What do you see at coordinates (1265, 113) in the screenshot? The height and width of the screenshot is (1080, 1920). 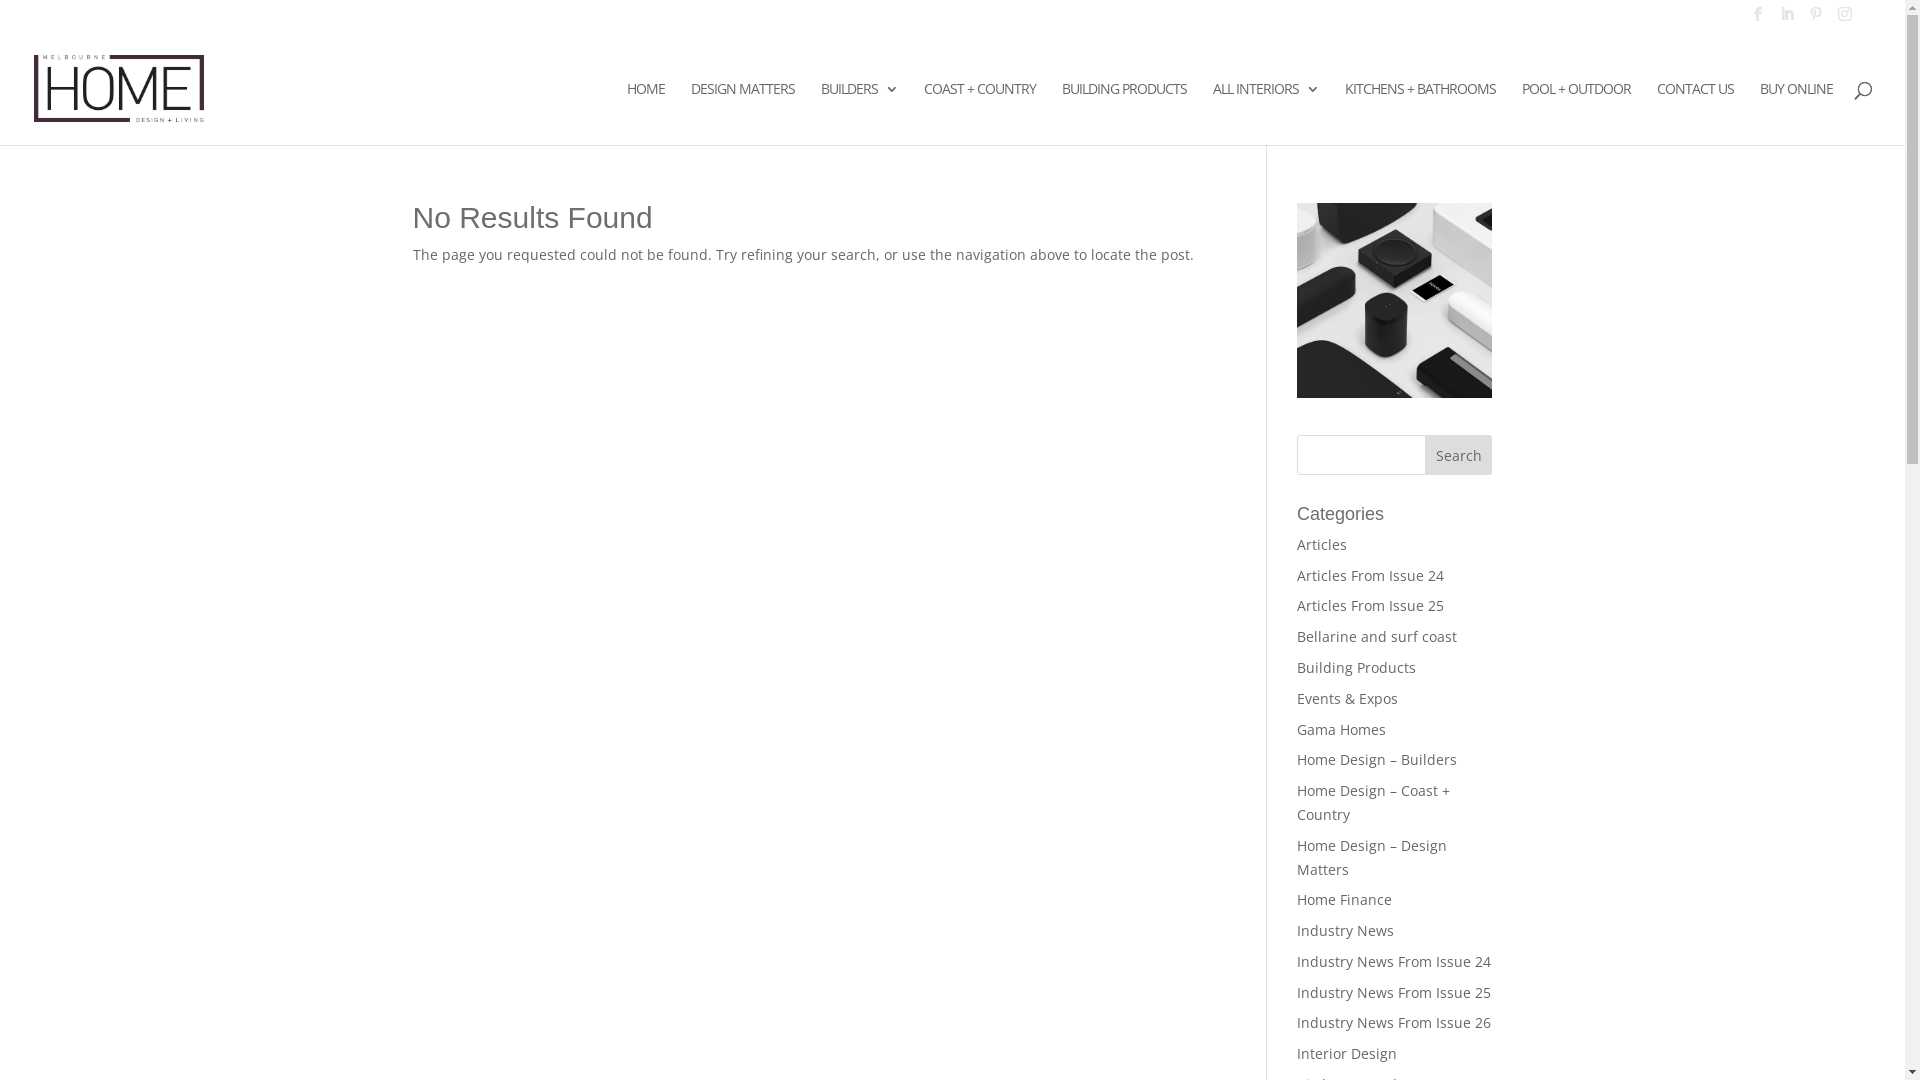 I see `'ALL INTERIORS'` at bounding box center [1265, 113].